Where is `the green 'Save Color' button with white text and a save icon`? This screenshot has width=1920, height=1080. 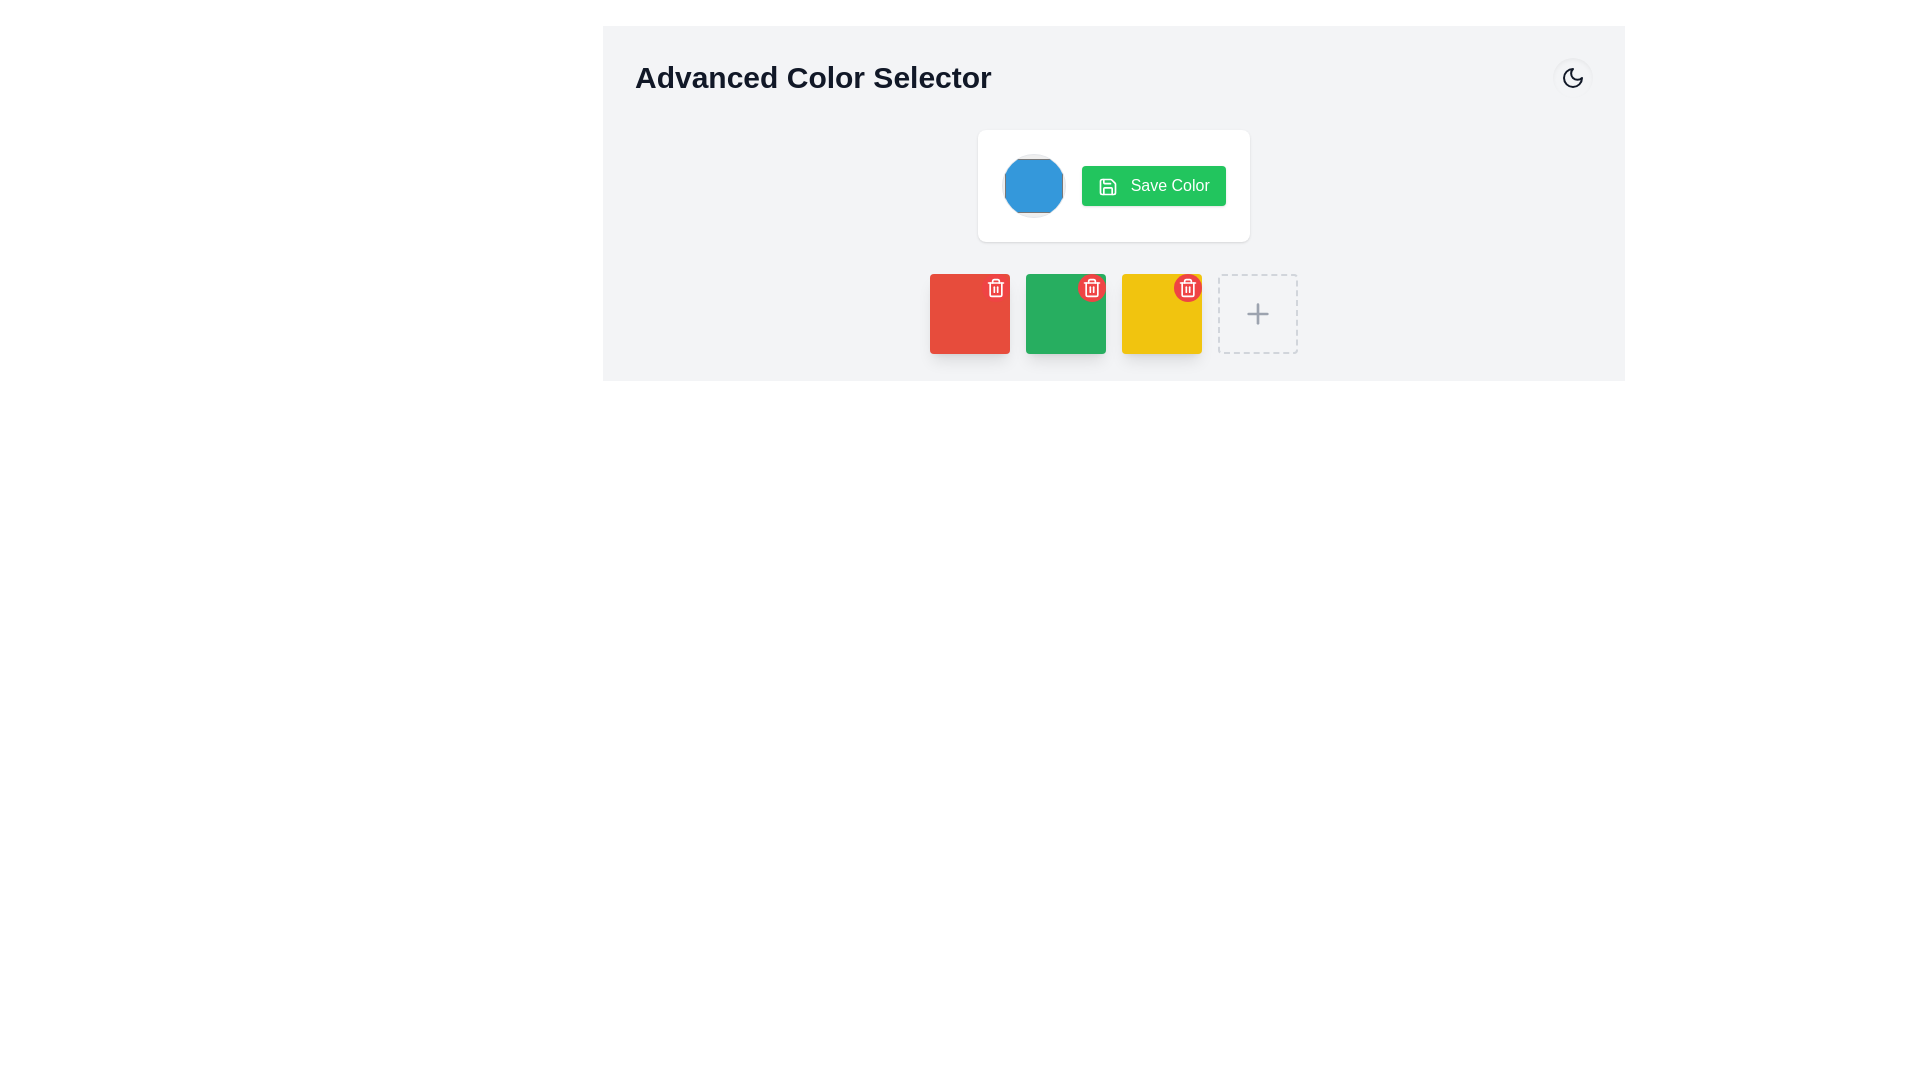 the green 'Save Color' button with white text and a save icon is located at coordinates (1112, 185).